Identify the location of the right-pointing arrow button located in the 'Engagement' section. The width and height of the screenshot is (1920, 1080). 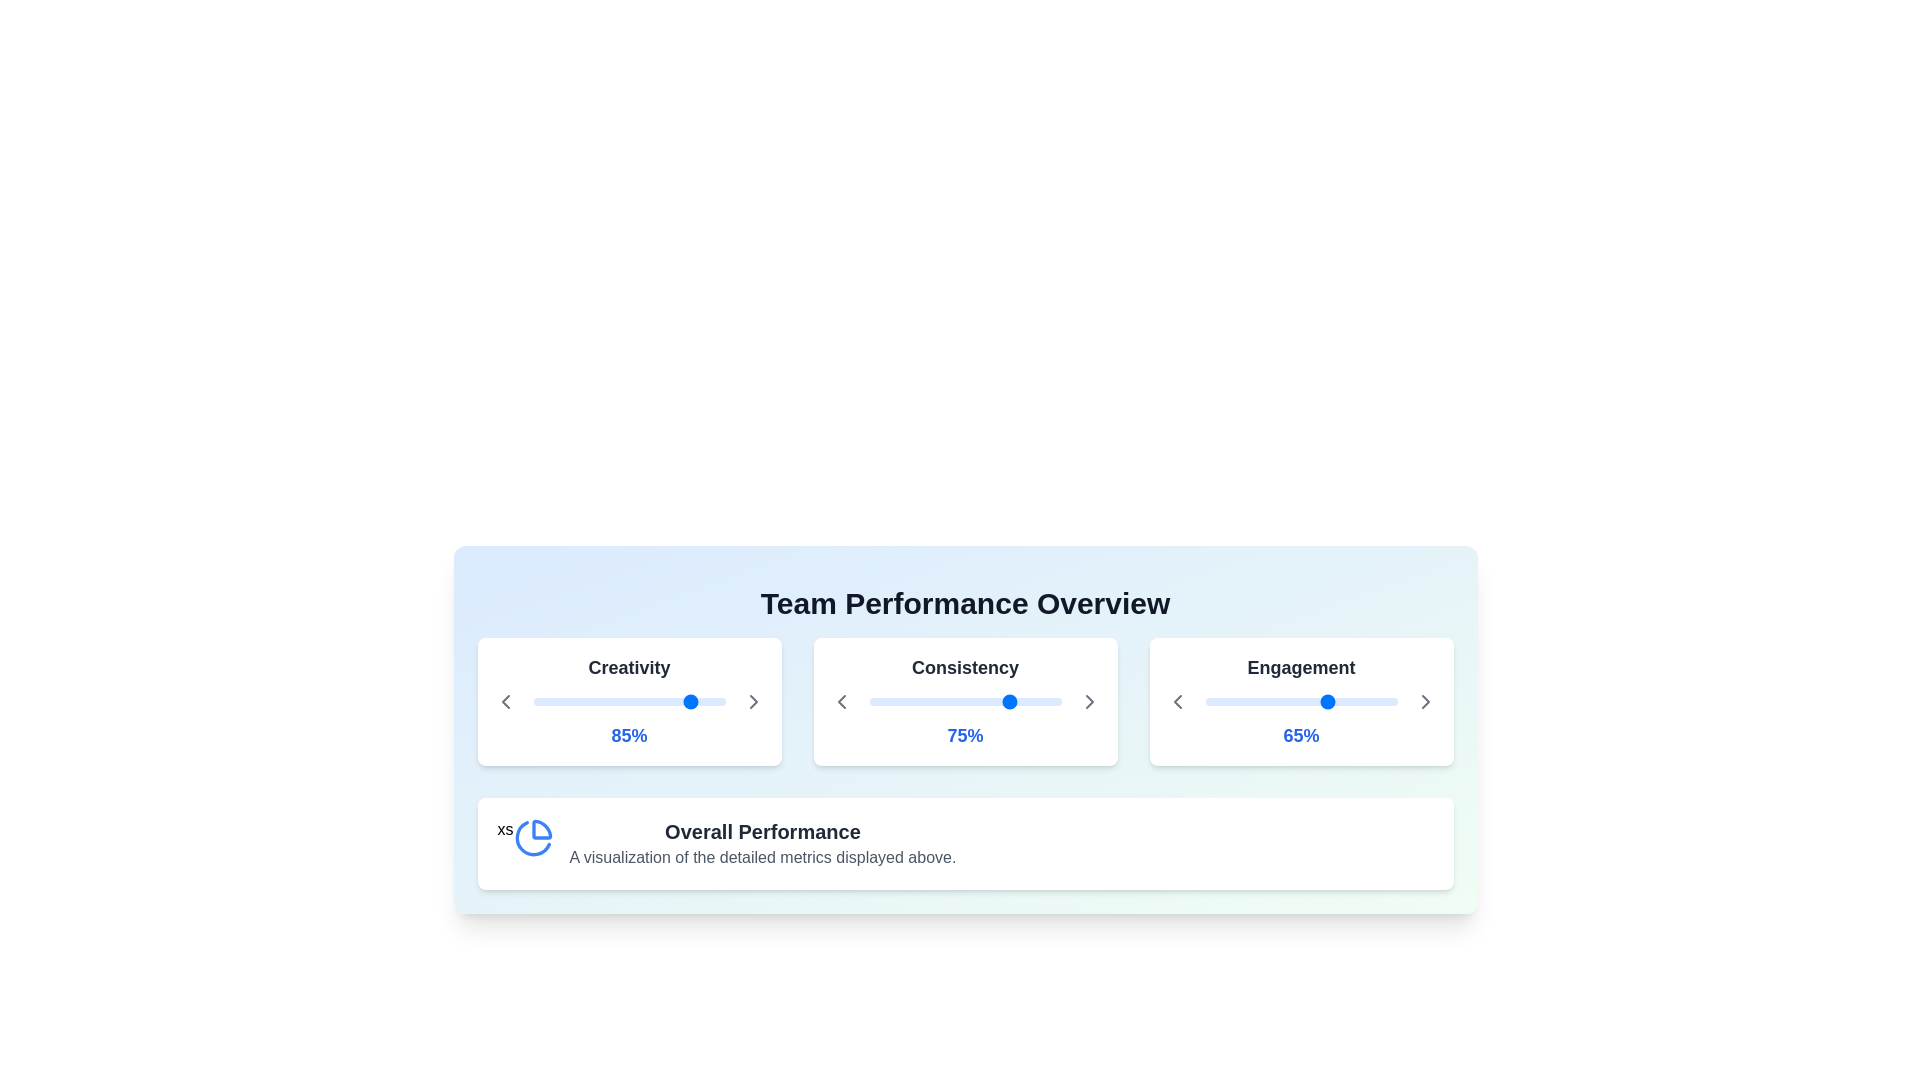
(1424, 701).